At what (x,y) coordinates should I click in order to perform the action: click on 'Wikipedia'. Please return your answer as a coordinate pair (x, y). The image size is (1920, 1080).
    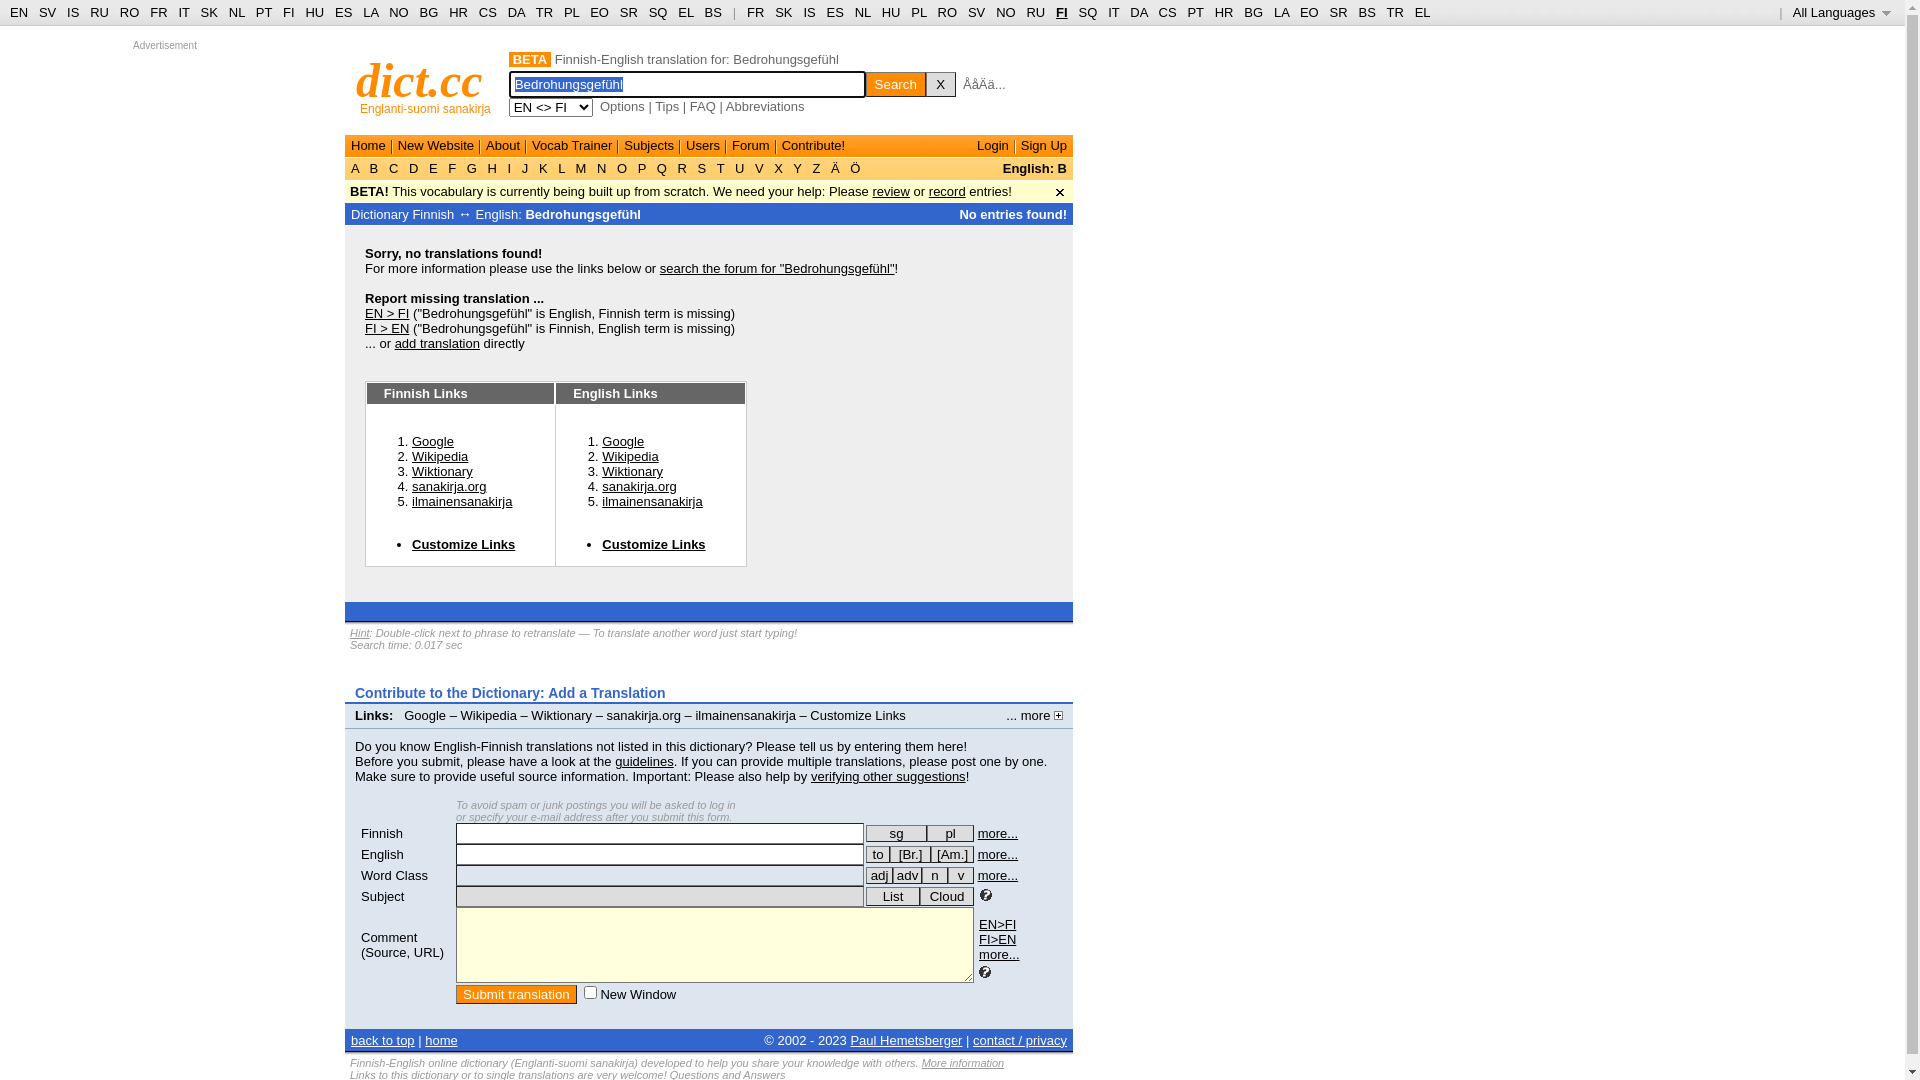
    Looking at the image, I should click on (489, 714).